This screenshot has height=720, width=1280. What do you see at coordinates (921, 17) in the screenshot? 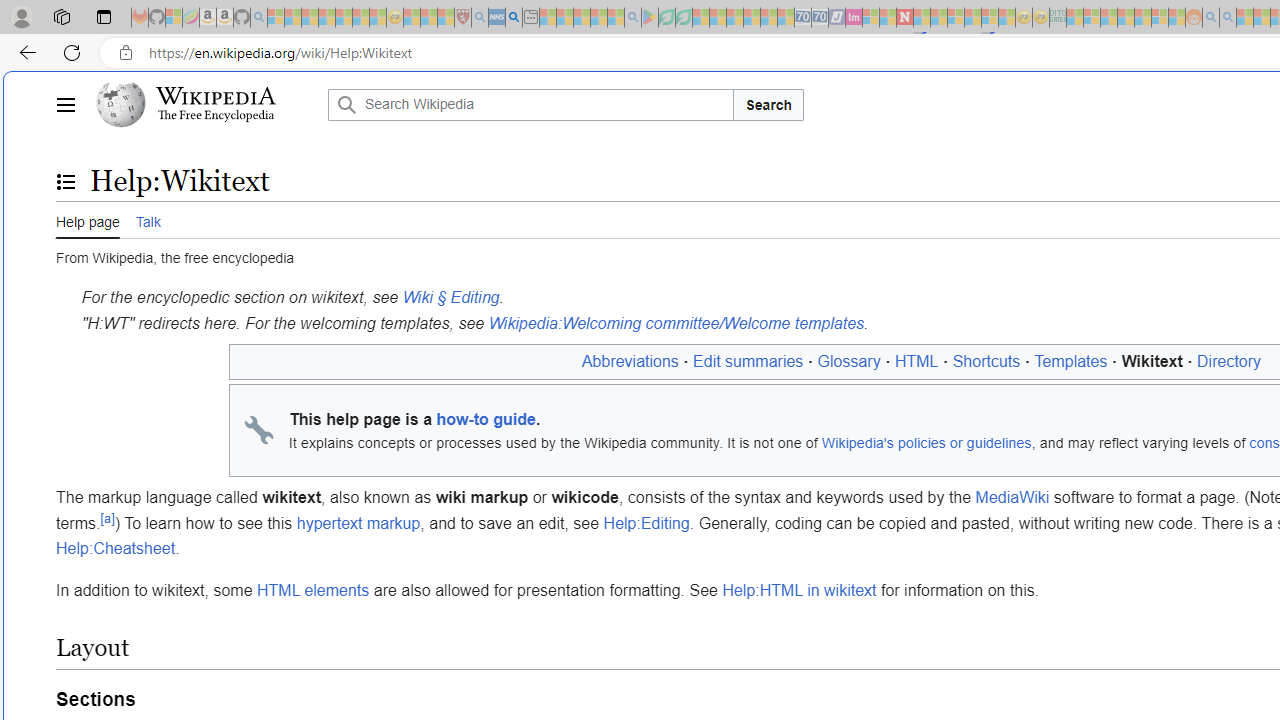
I see `'Trusted Community Engagement and Contributions | Guidelines'` at bounding box center [921, 17].